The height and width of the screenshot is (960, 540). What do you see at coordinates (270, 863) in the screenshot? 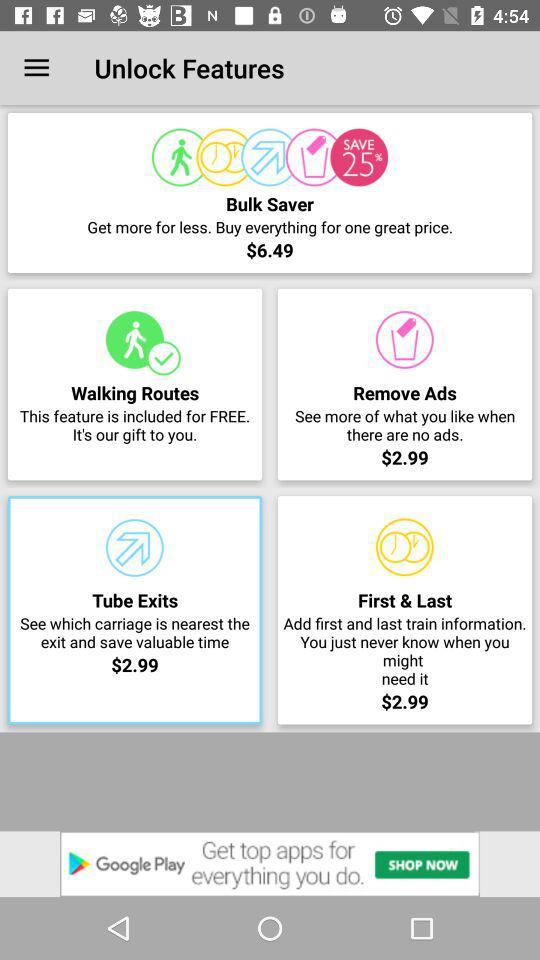
I see `open advertisement for google play` at bounding box center [270, 863].